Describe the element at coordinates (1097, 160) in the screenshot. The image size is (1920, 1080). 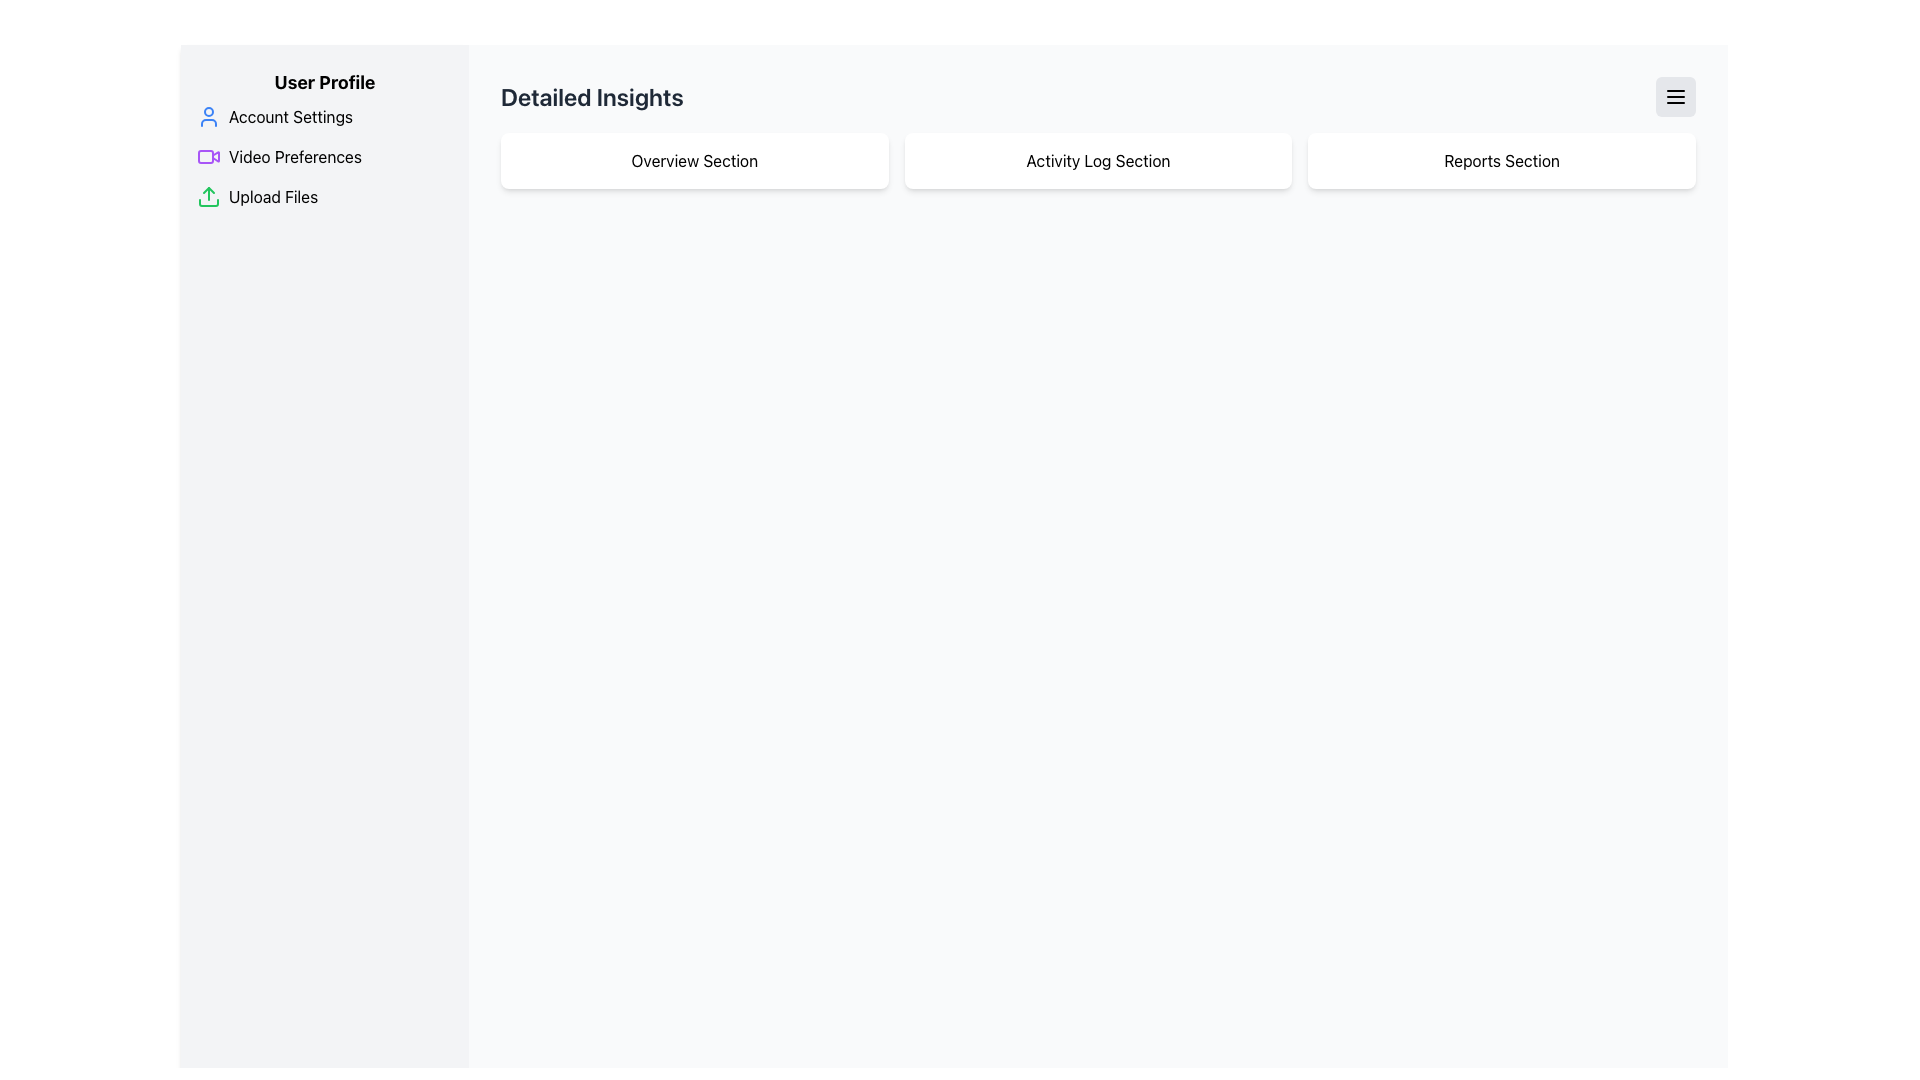
I see `the second section under the header 'Detailed Insights', which serves as a quick navigation or informational feature for activity log-related content` at that location.